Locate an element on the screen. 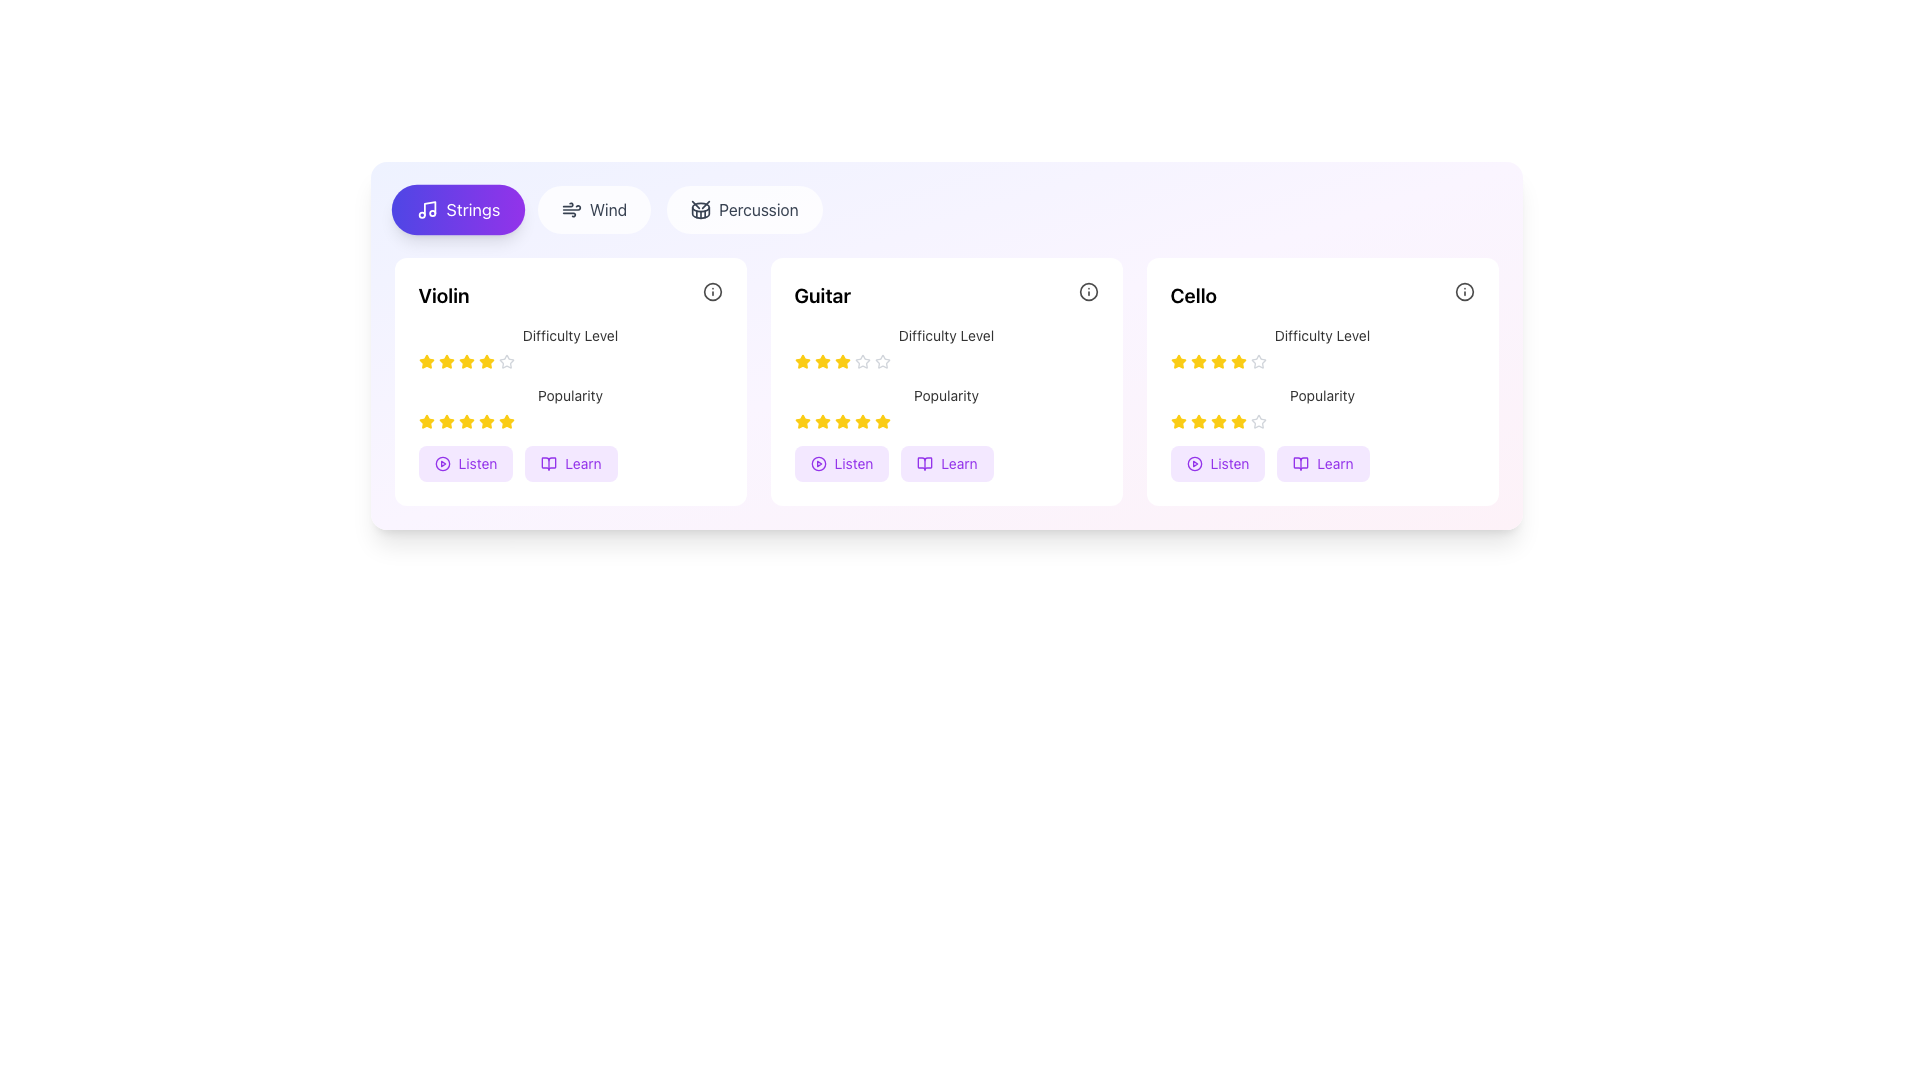  the third star in the top row of the rating system for the 'Cello' category, which indicates a complete rating is located at coordinates (1198, 362).